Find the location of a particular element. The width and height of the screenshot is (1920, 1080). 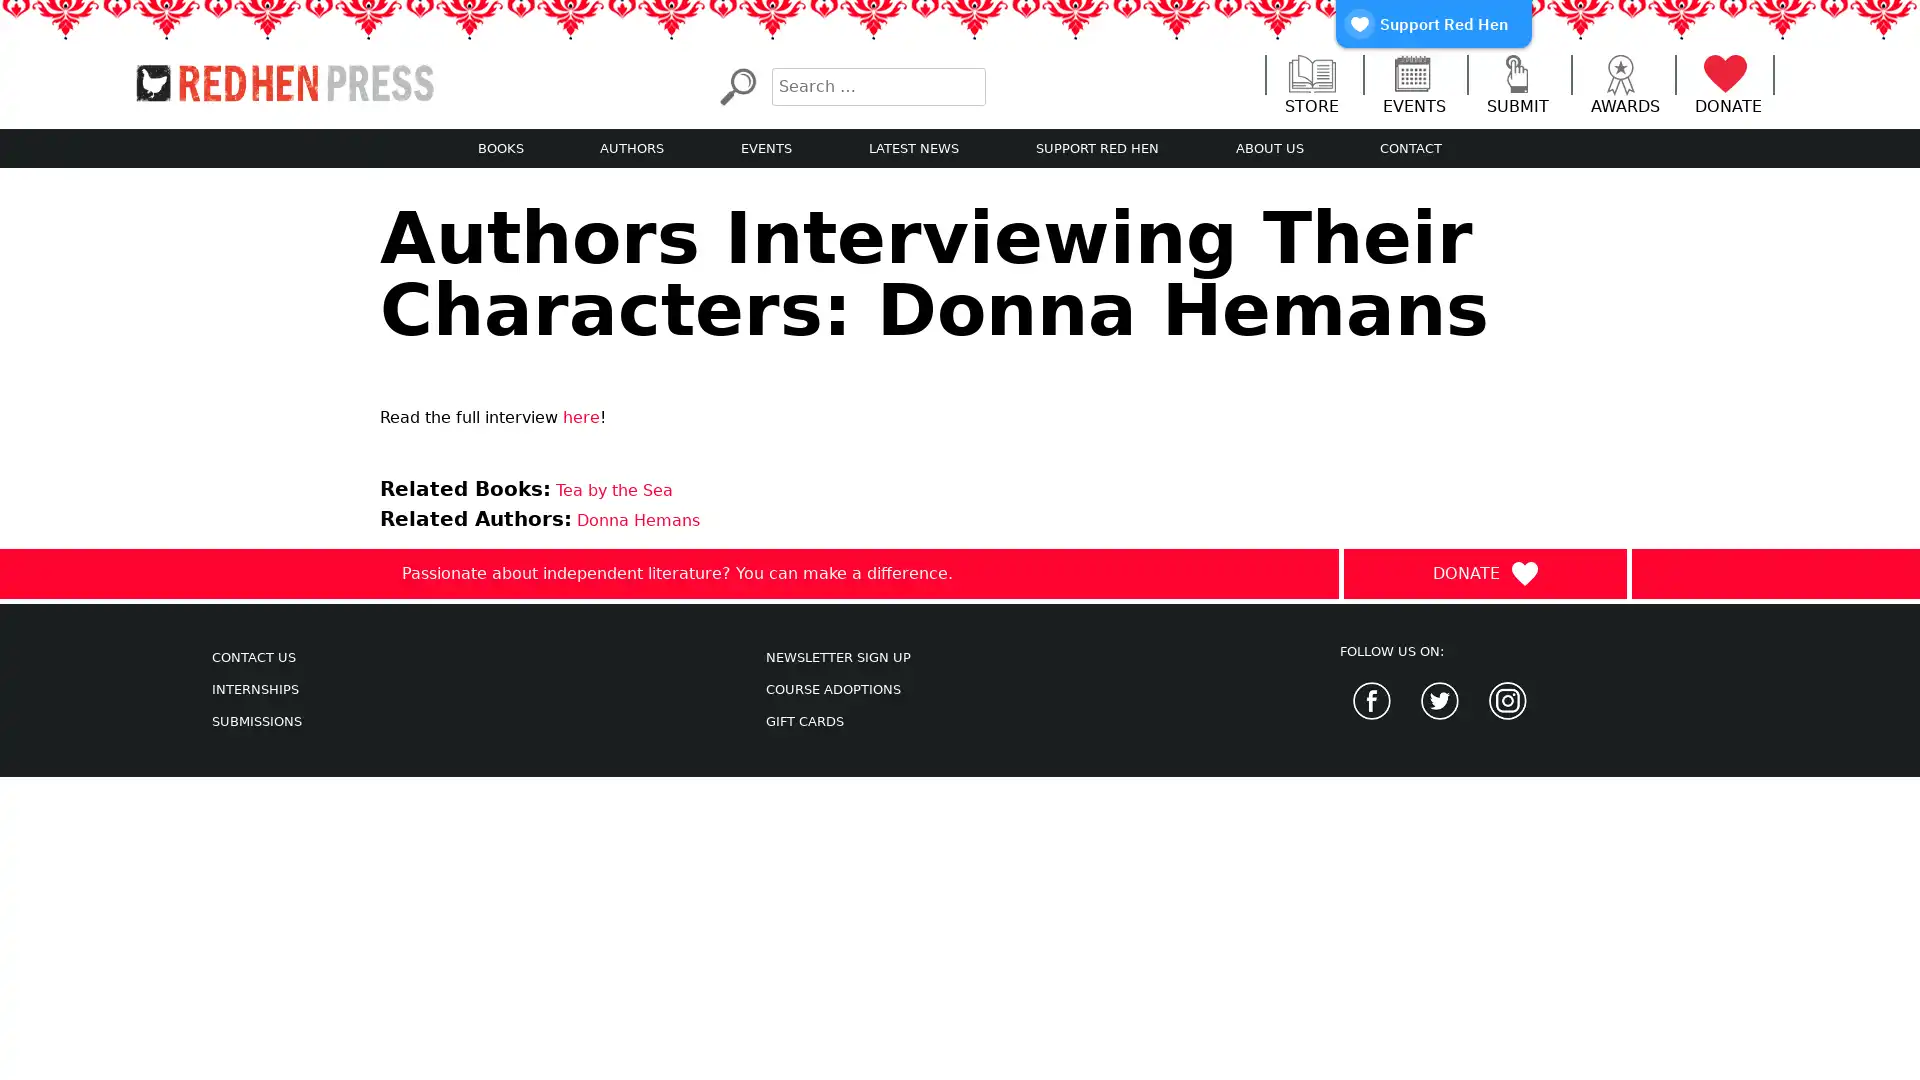

search icon is located at coordinates (736, 85).